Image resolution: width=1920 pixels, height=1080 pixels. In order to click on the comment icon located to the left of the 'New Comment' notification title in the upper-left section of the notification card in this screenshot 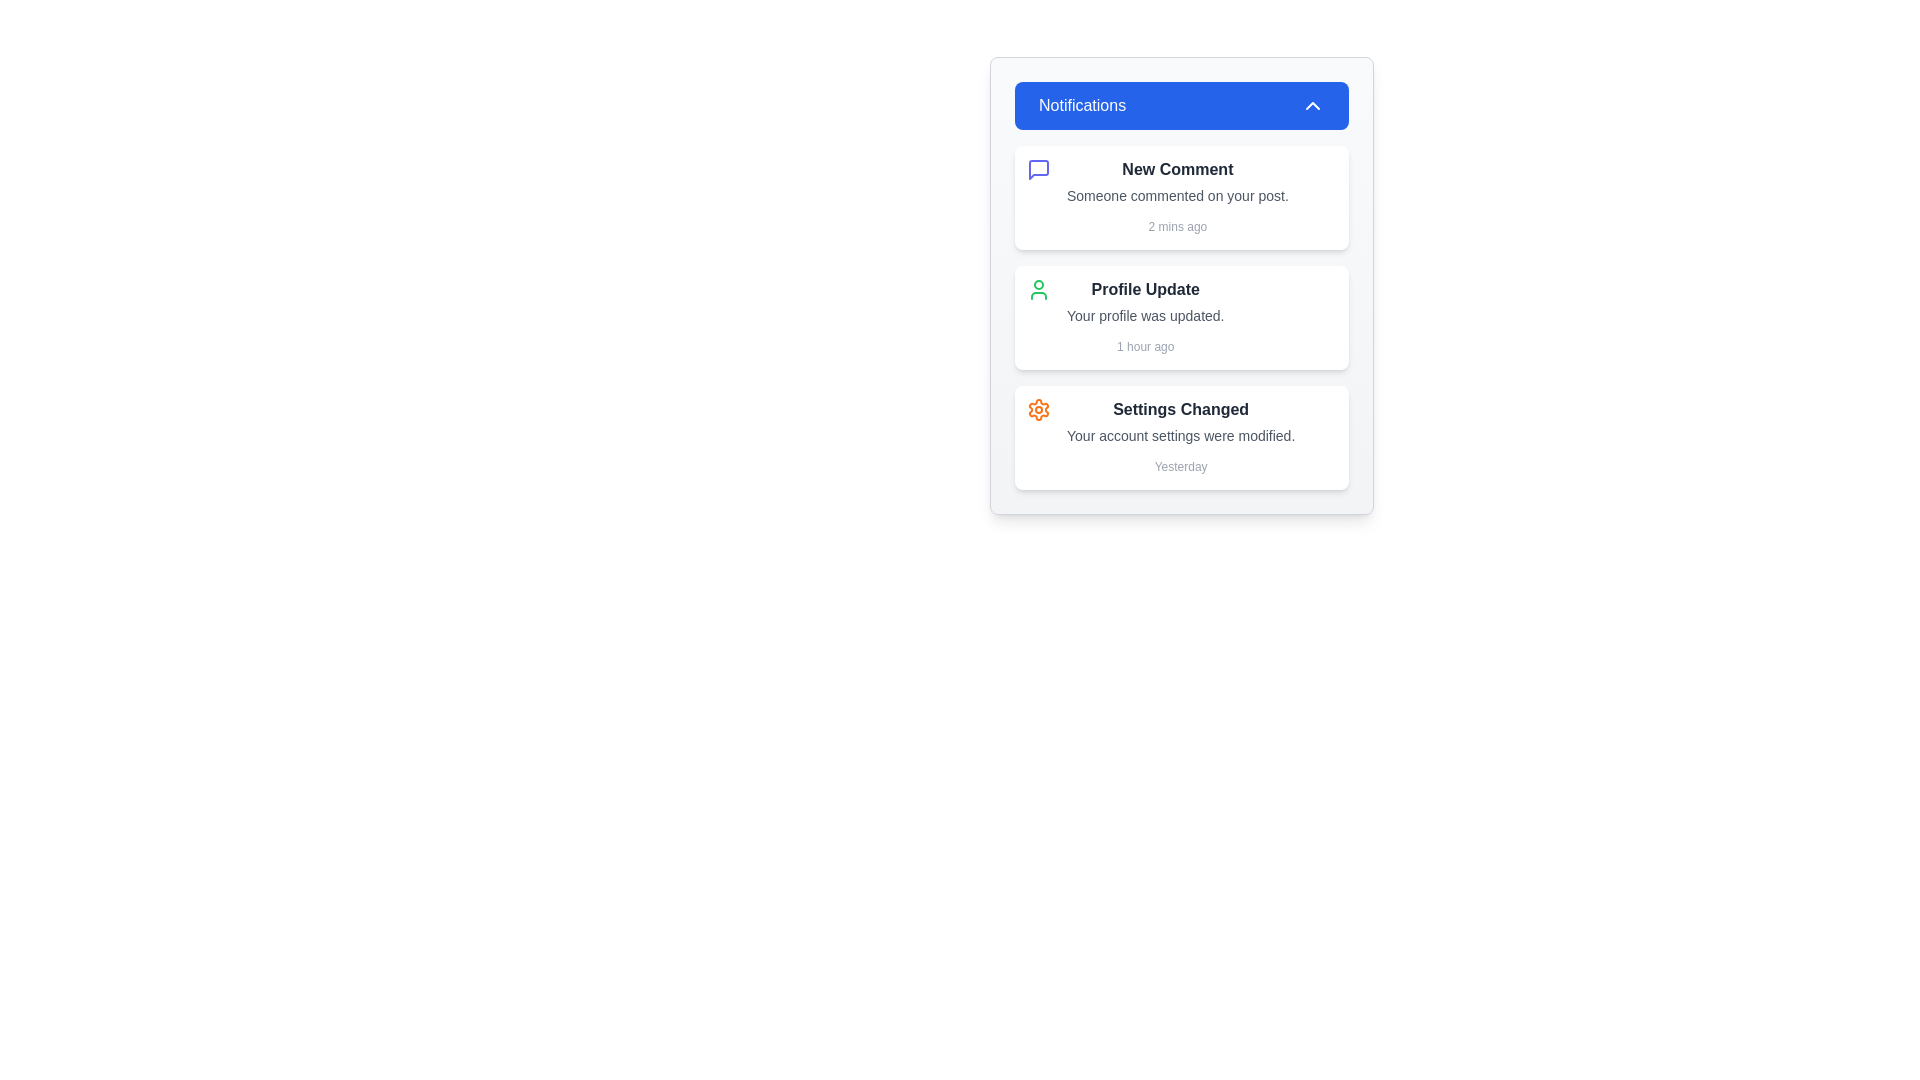, I will do `click(1038, 168)`.